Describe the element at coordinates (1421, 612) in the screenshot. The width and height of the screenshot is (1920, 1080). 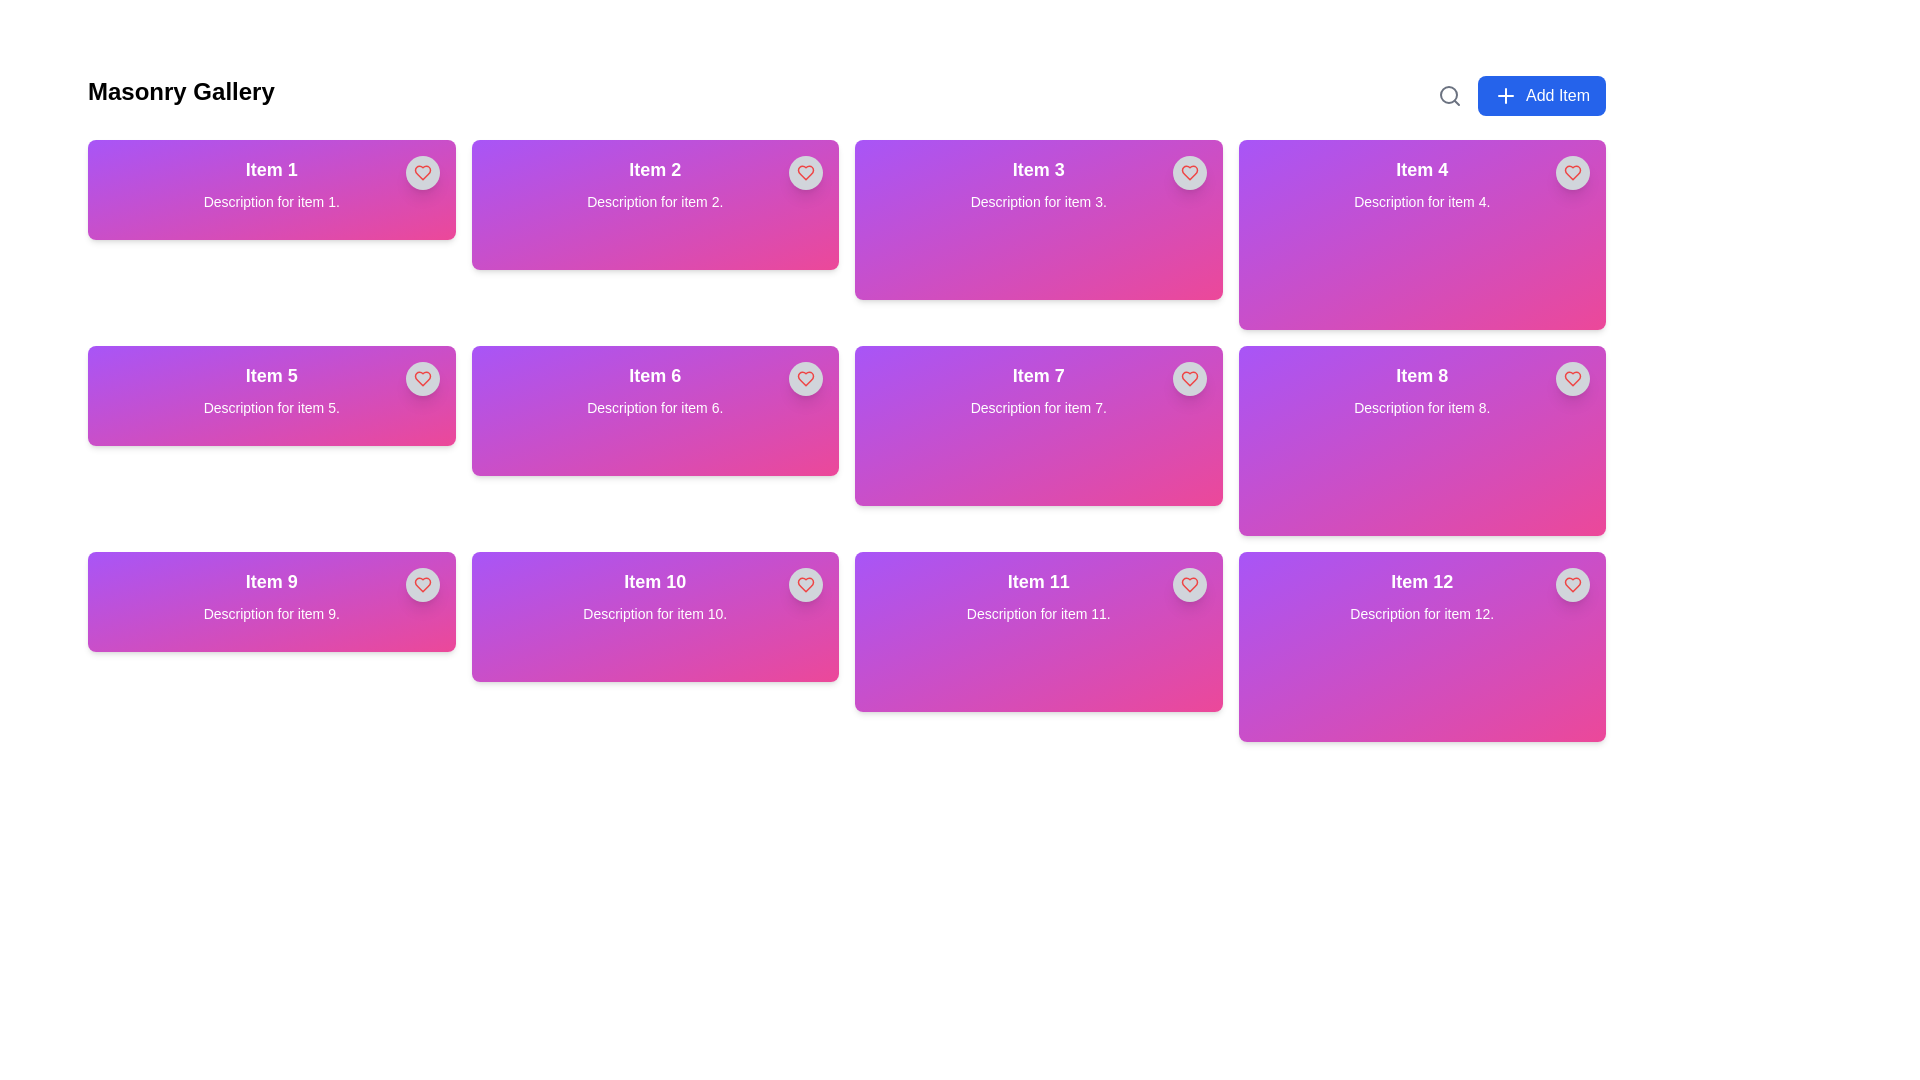
I see `the Text display providing additional information for 'Item 12', located directly below the title text in the card for 'Item 12'` at that location.